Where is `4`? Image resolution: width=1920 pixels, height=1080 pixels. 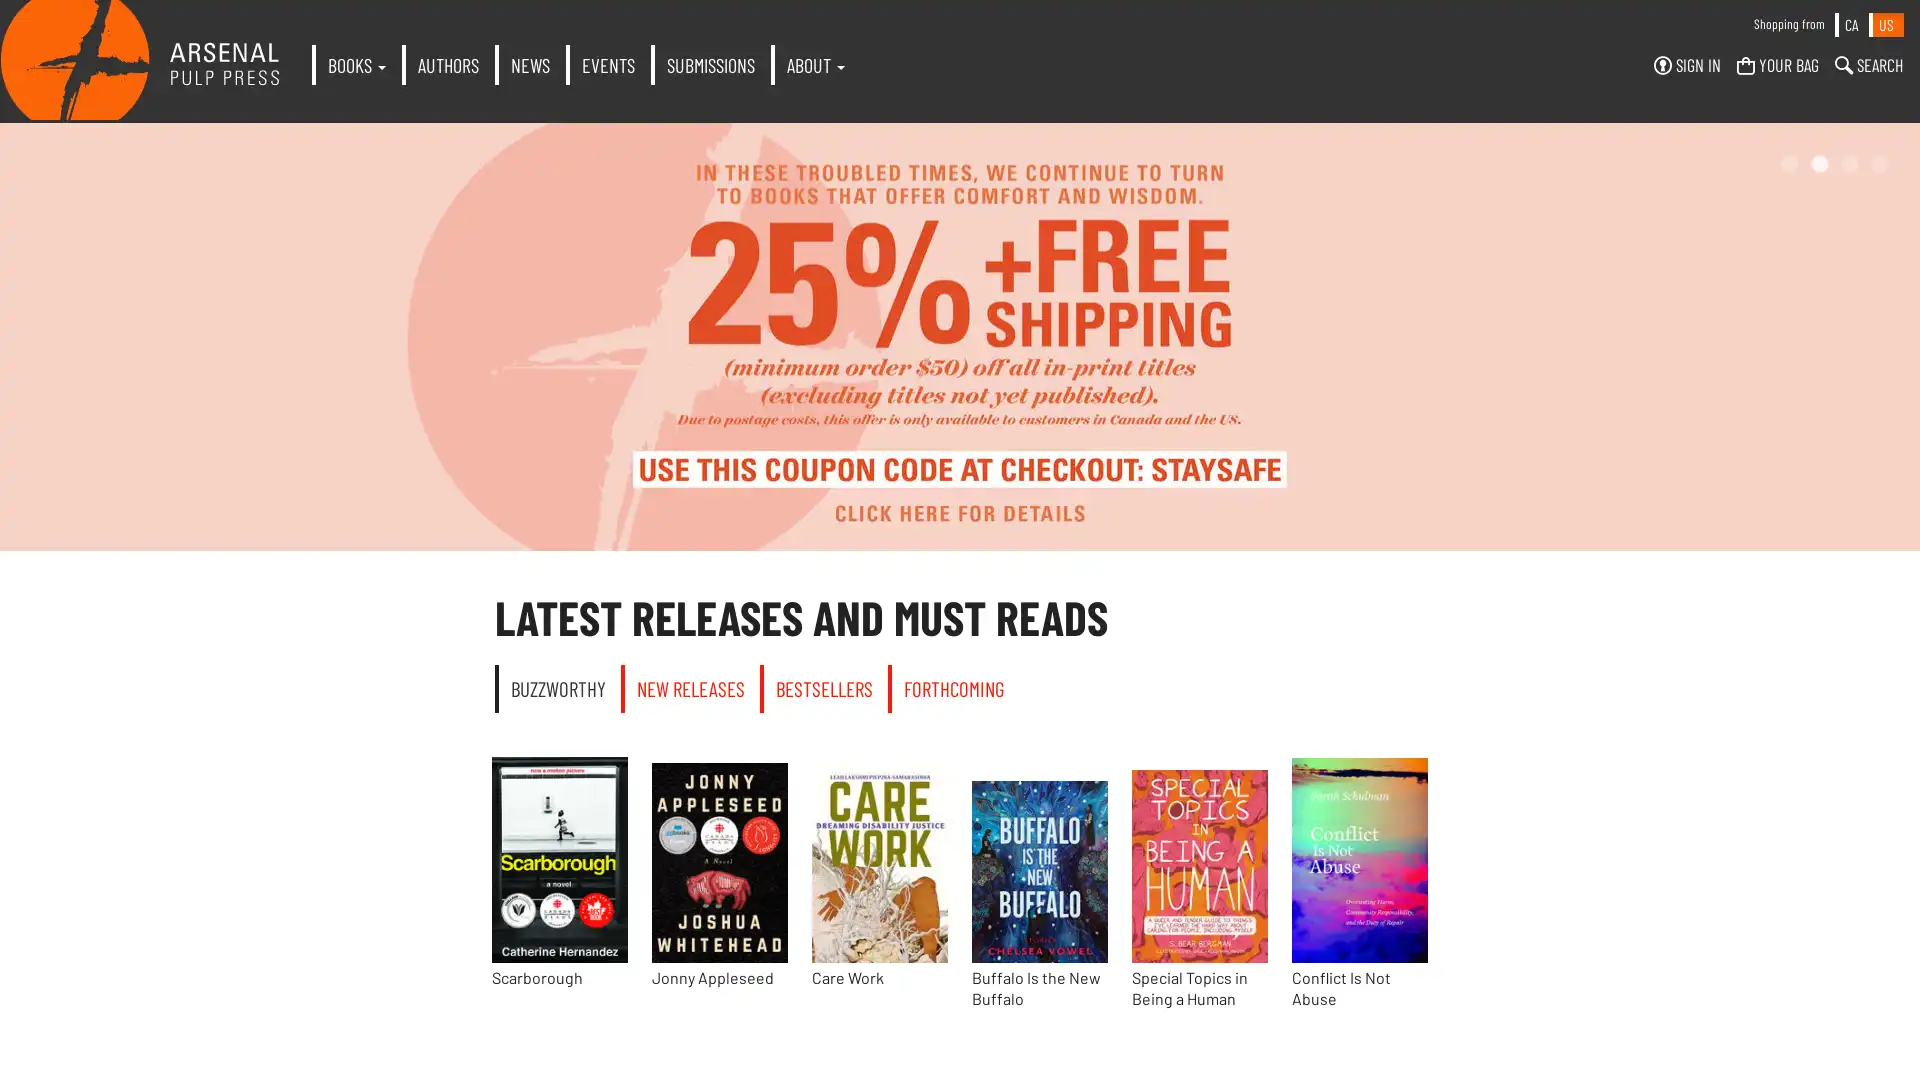 4 is located at coordinates (1879, 164).